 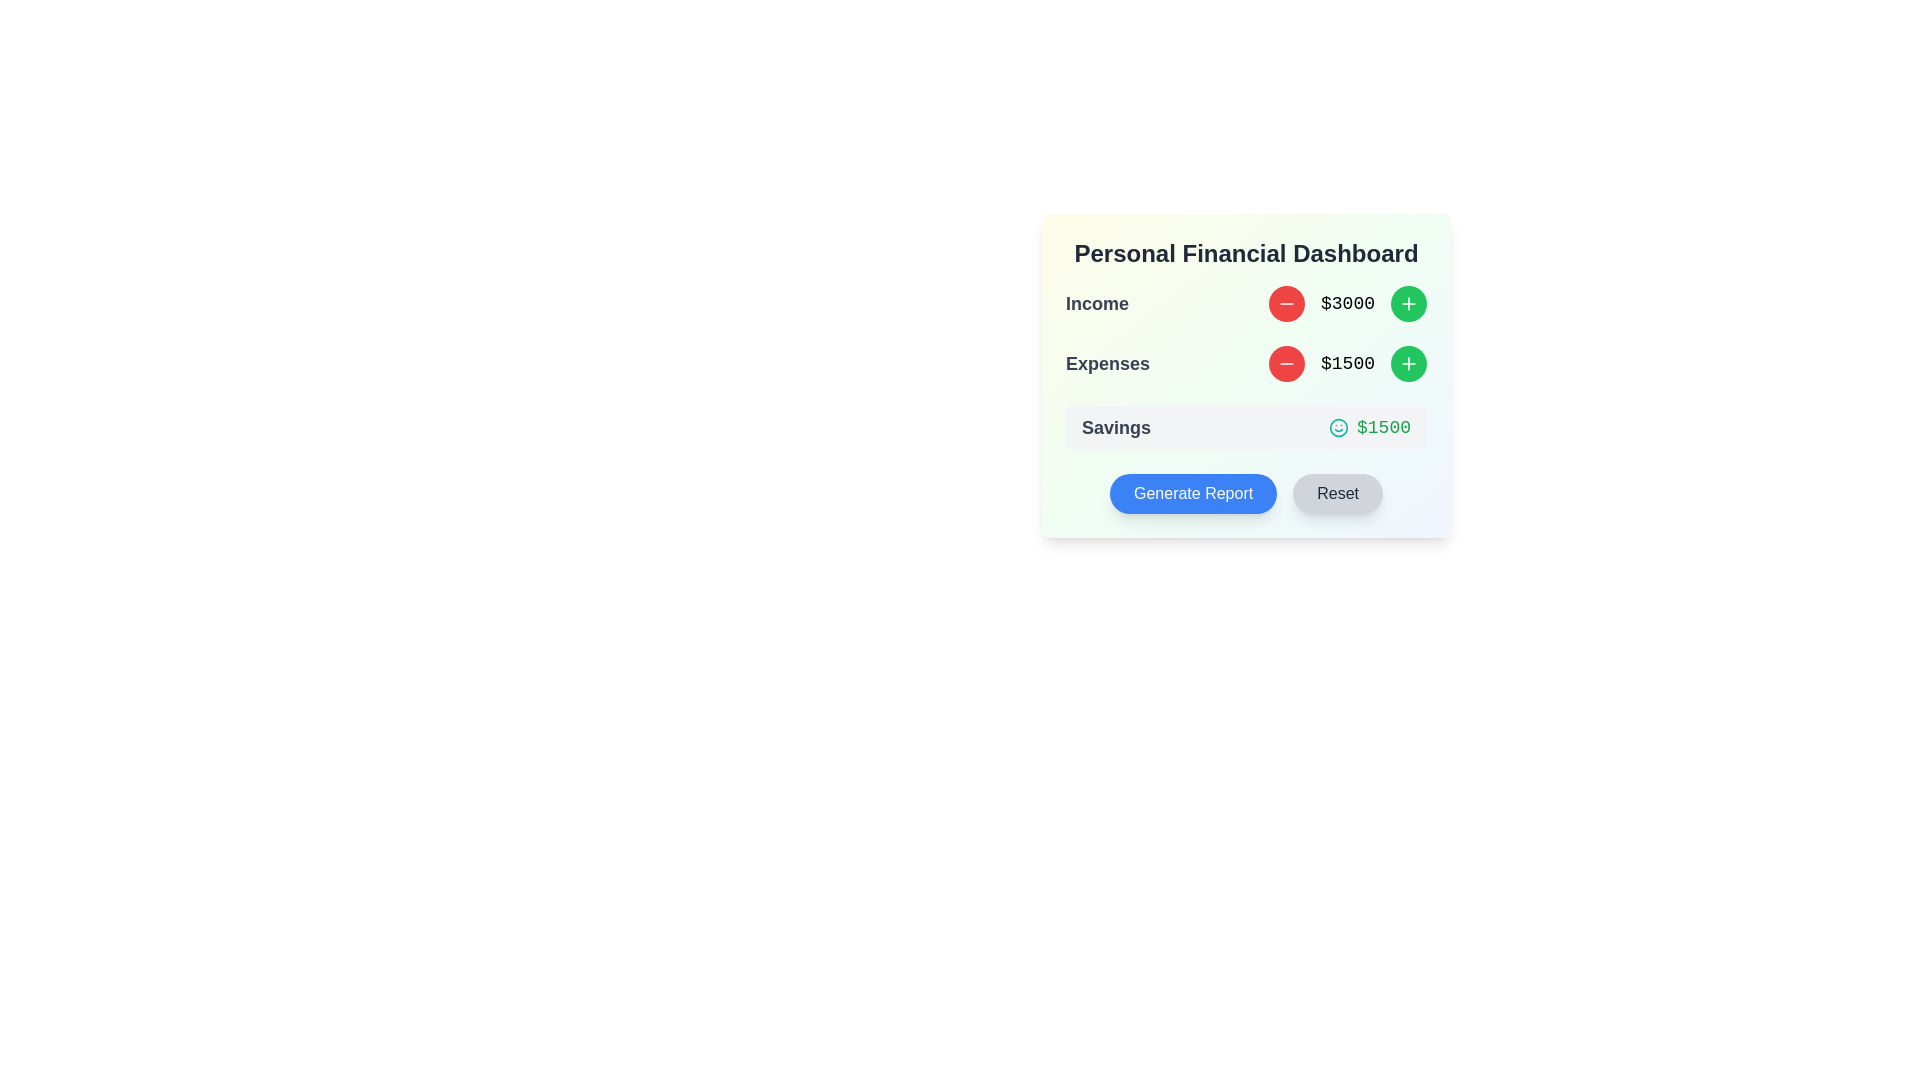 I want to click on the circular red button with a white minus symbol inside, located to the left of the numeric text field displaying '$1500' within the 'Expenses' section, so click(x=1286, y=363).